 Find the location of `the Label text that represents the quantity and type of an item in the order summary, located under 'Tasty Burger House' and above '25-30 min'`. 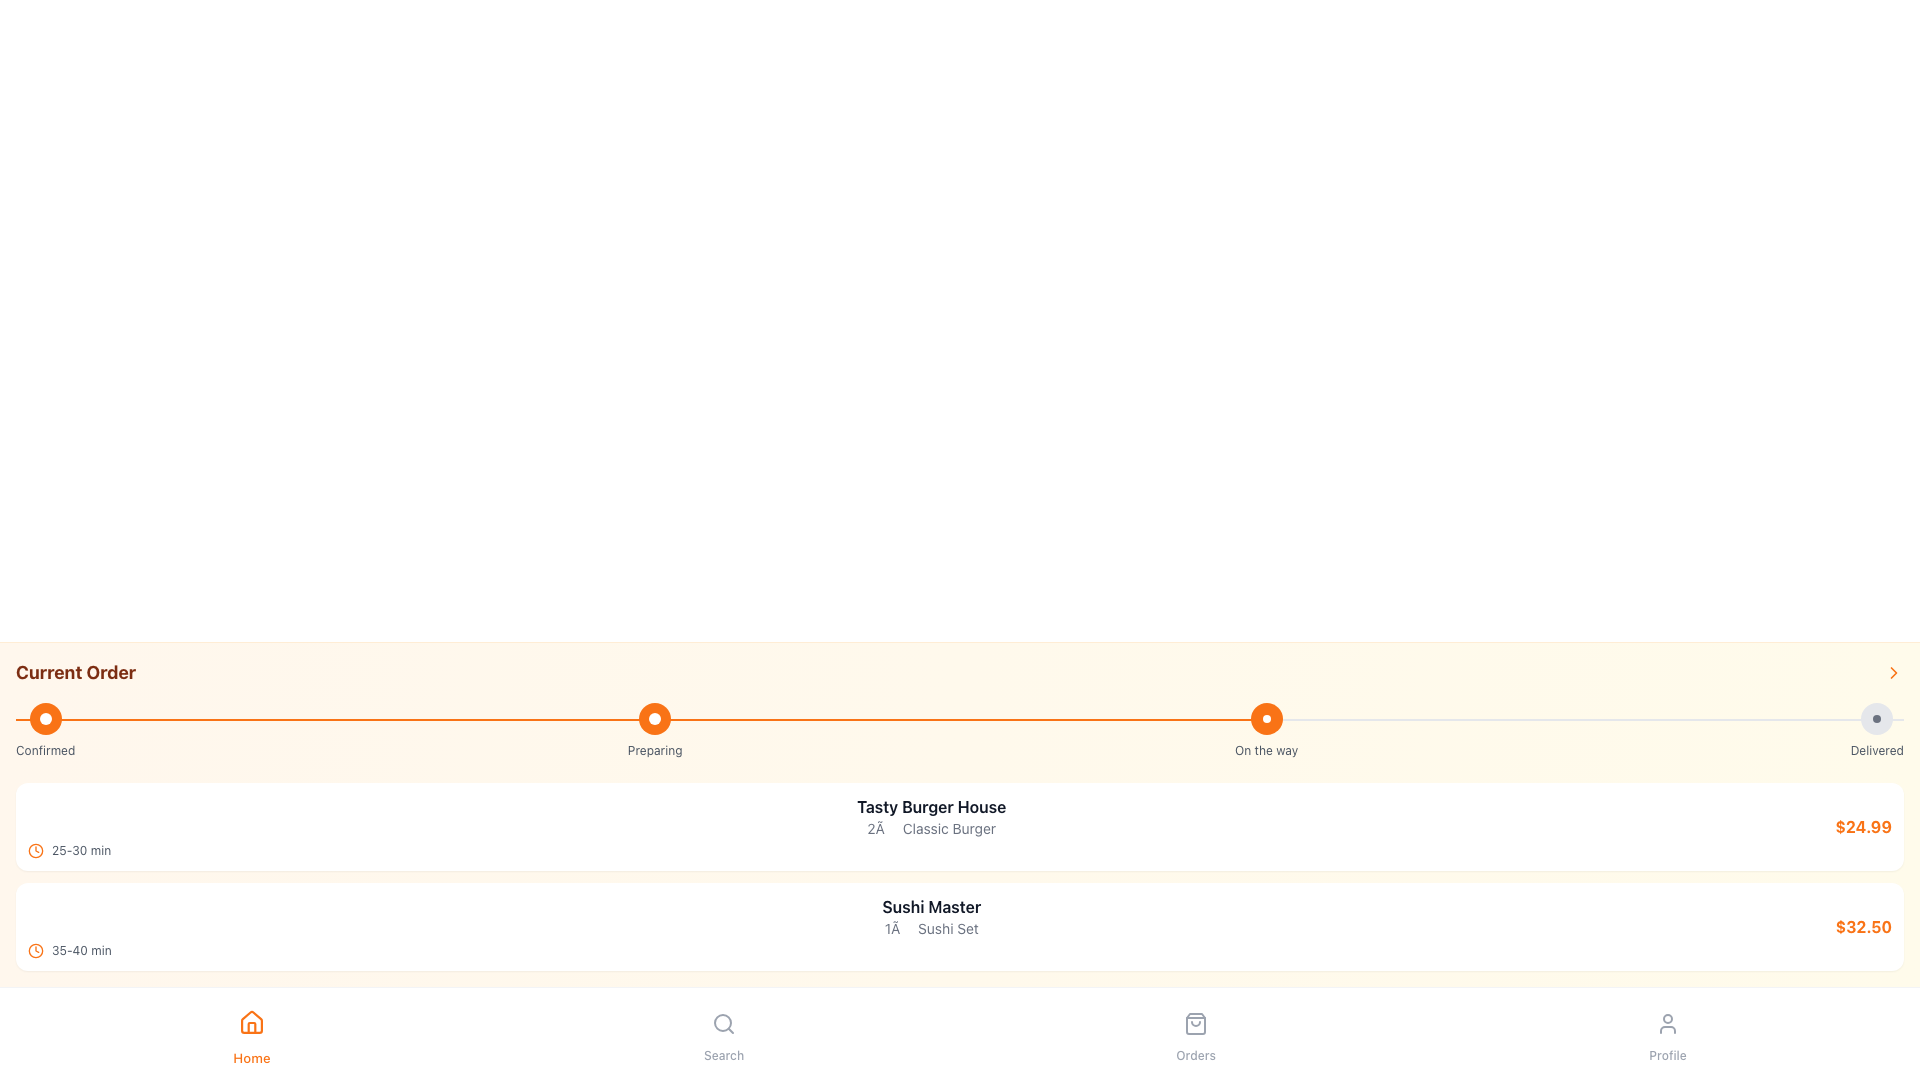

the Label text that represents the quantity and type of an item in the order summary, located under 'Tasty Burger House' and above '25-30 min' is located at coordinates (930, 829).